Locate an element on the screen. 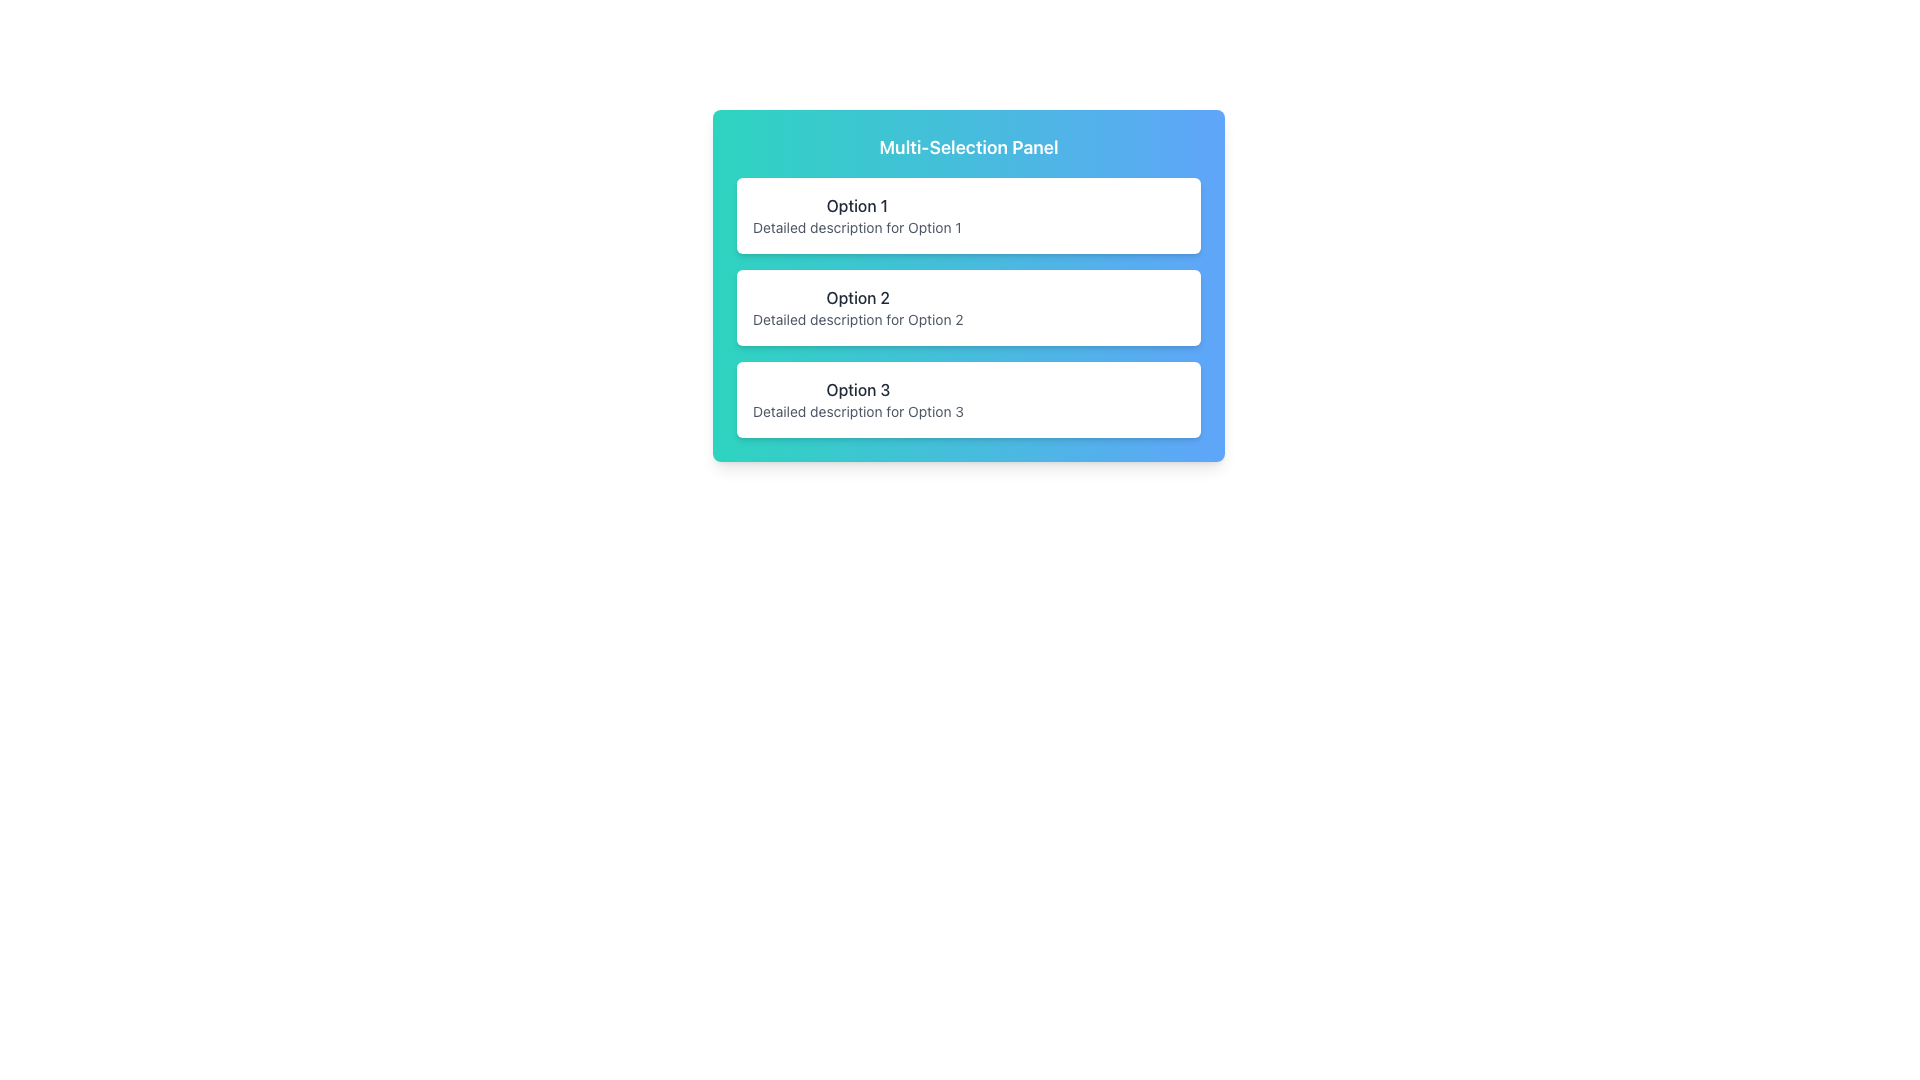 This screenshot has height=1080, width=1920. the text block titled 'Option 3' which has a description below it, located within the 'Multi-Selection Panel' section is located at coordinates (858, 400).